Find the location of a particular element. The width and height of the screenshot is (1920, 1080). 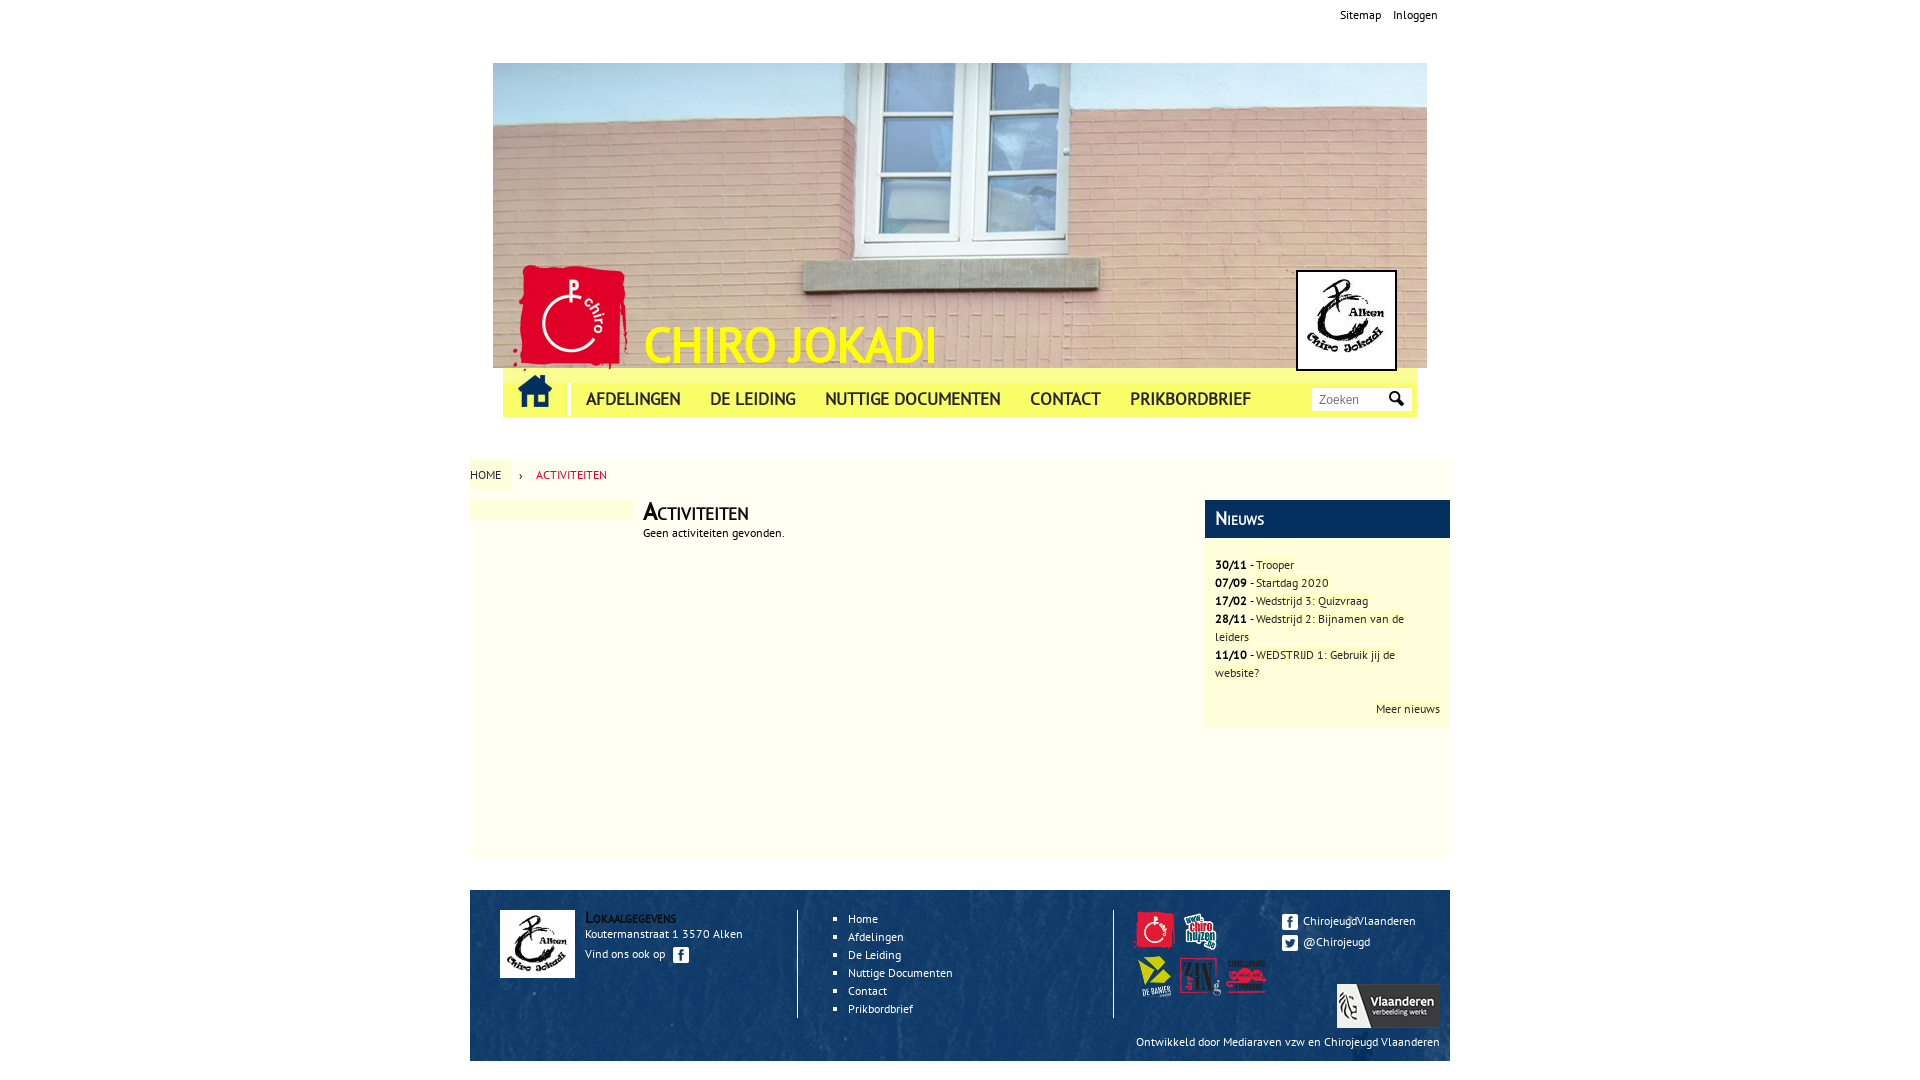

'Twitter' is located at coordinates (1290, 942).